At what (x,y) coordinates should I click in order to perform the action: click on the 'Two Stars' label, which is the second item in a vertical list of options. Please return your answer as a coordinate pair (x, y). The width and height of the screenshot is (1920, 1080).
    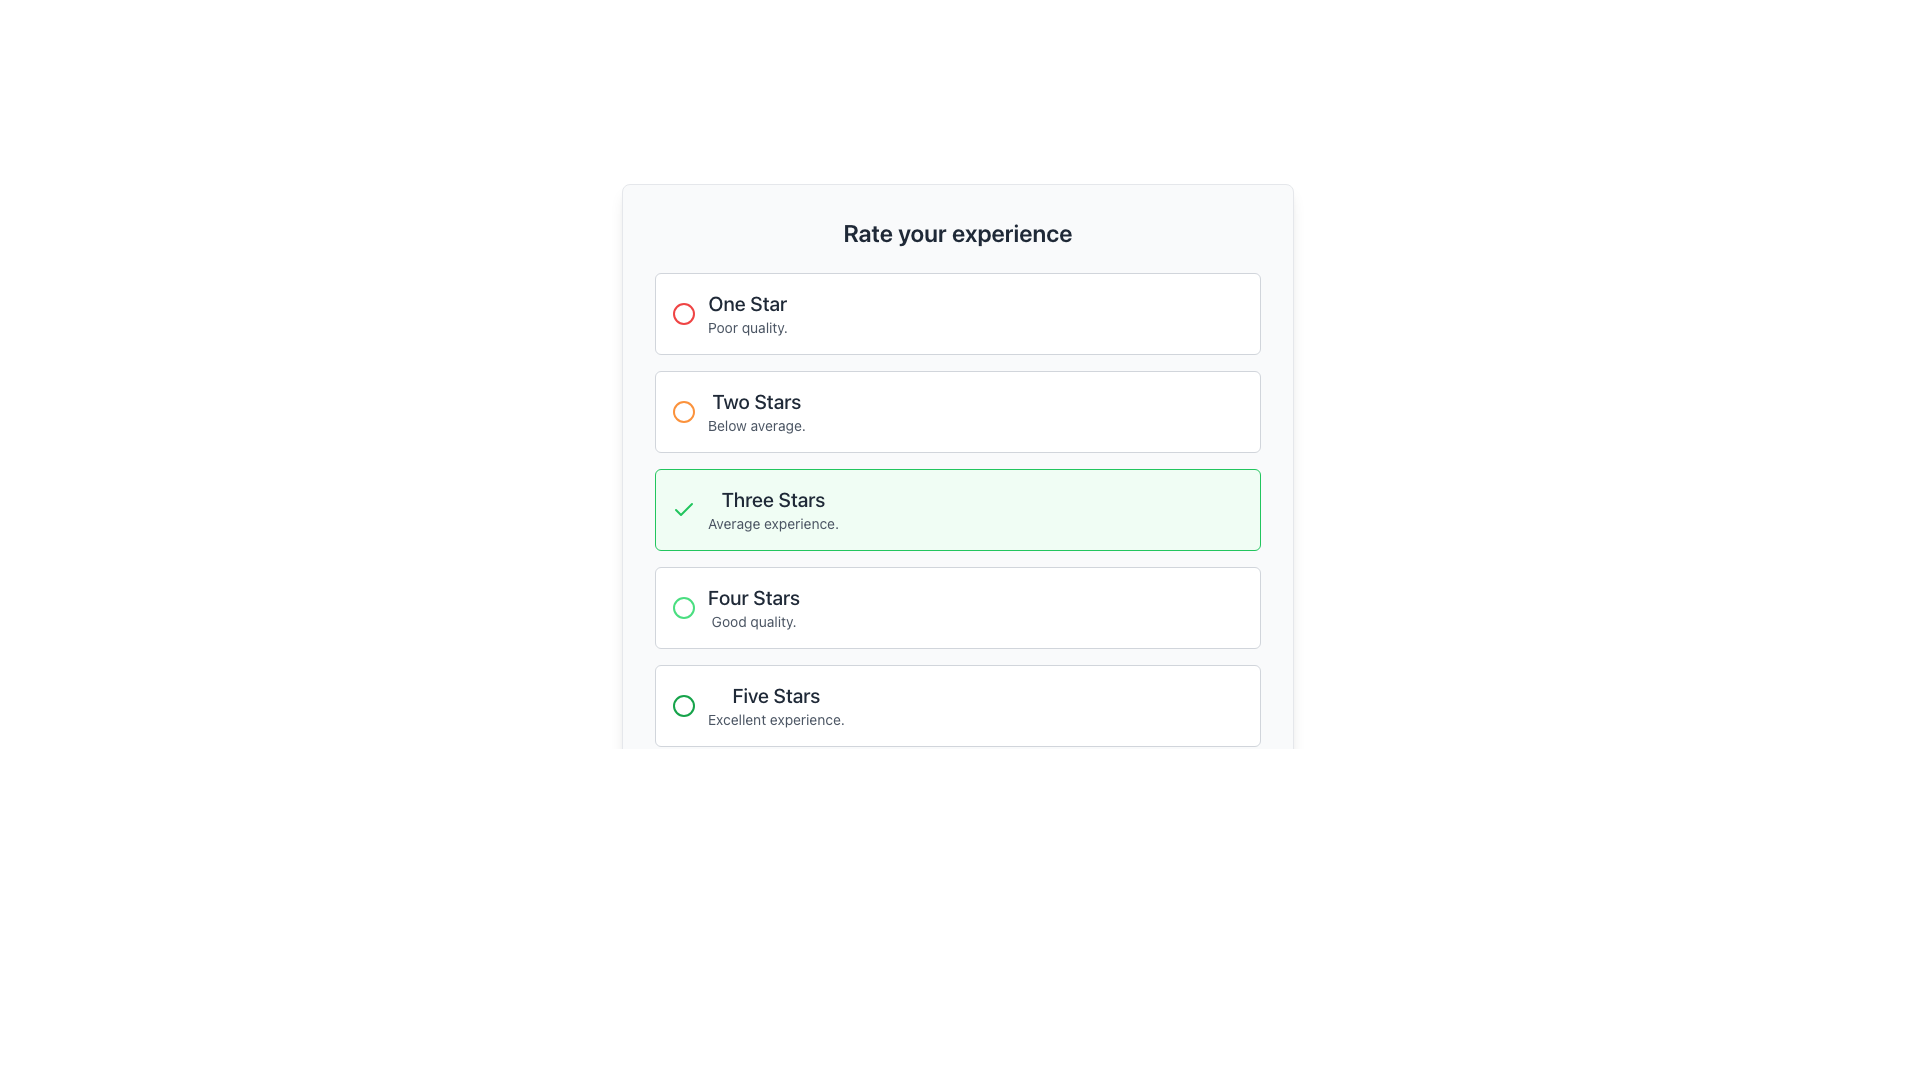
    Looking at the image, I should click on (756, 401).